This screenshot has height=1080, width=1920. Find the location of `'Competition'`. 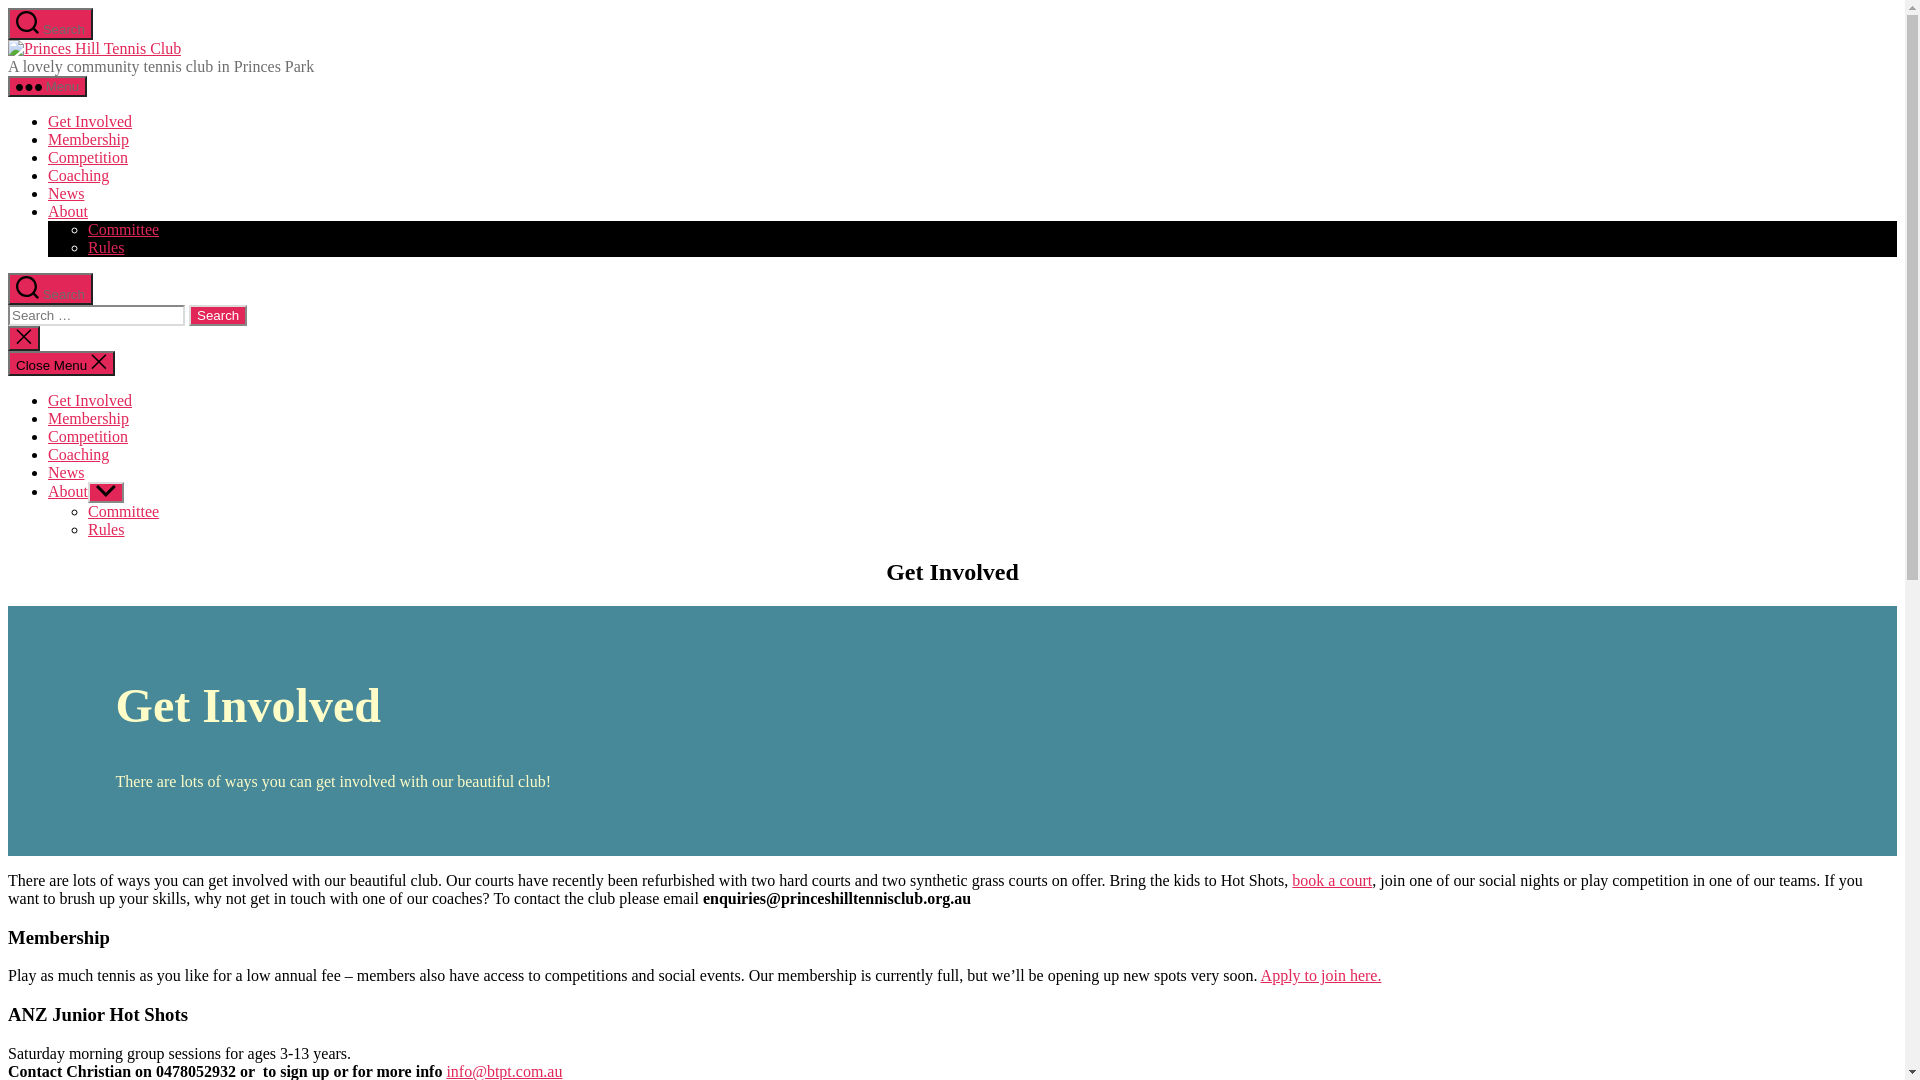

'Competition' is located at coordinates (86, 156).